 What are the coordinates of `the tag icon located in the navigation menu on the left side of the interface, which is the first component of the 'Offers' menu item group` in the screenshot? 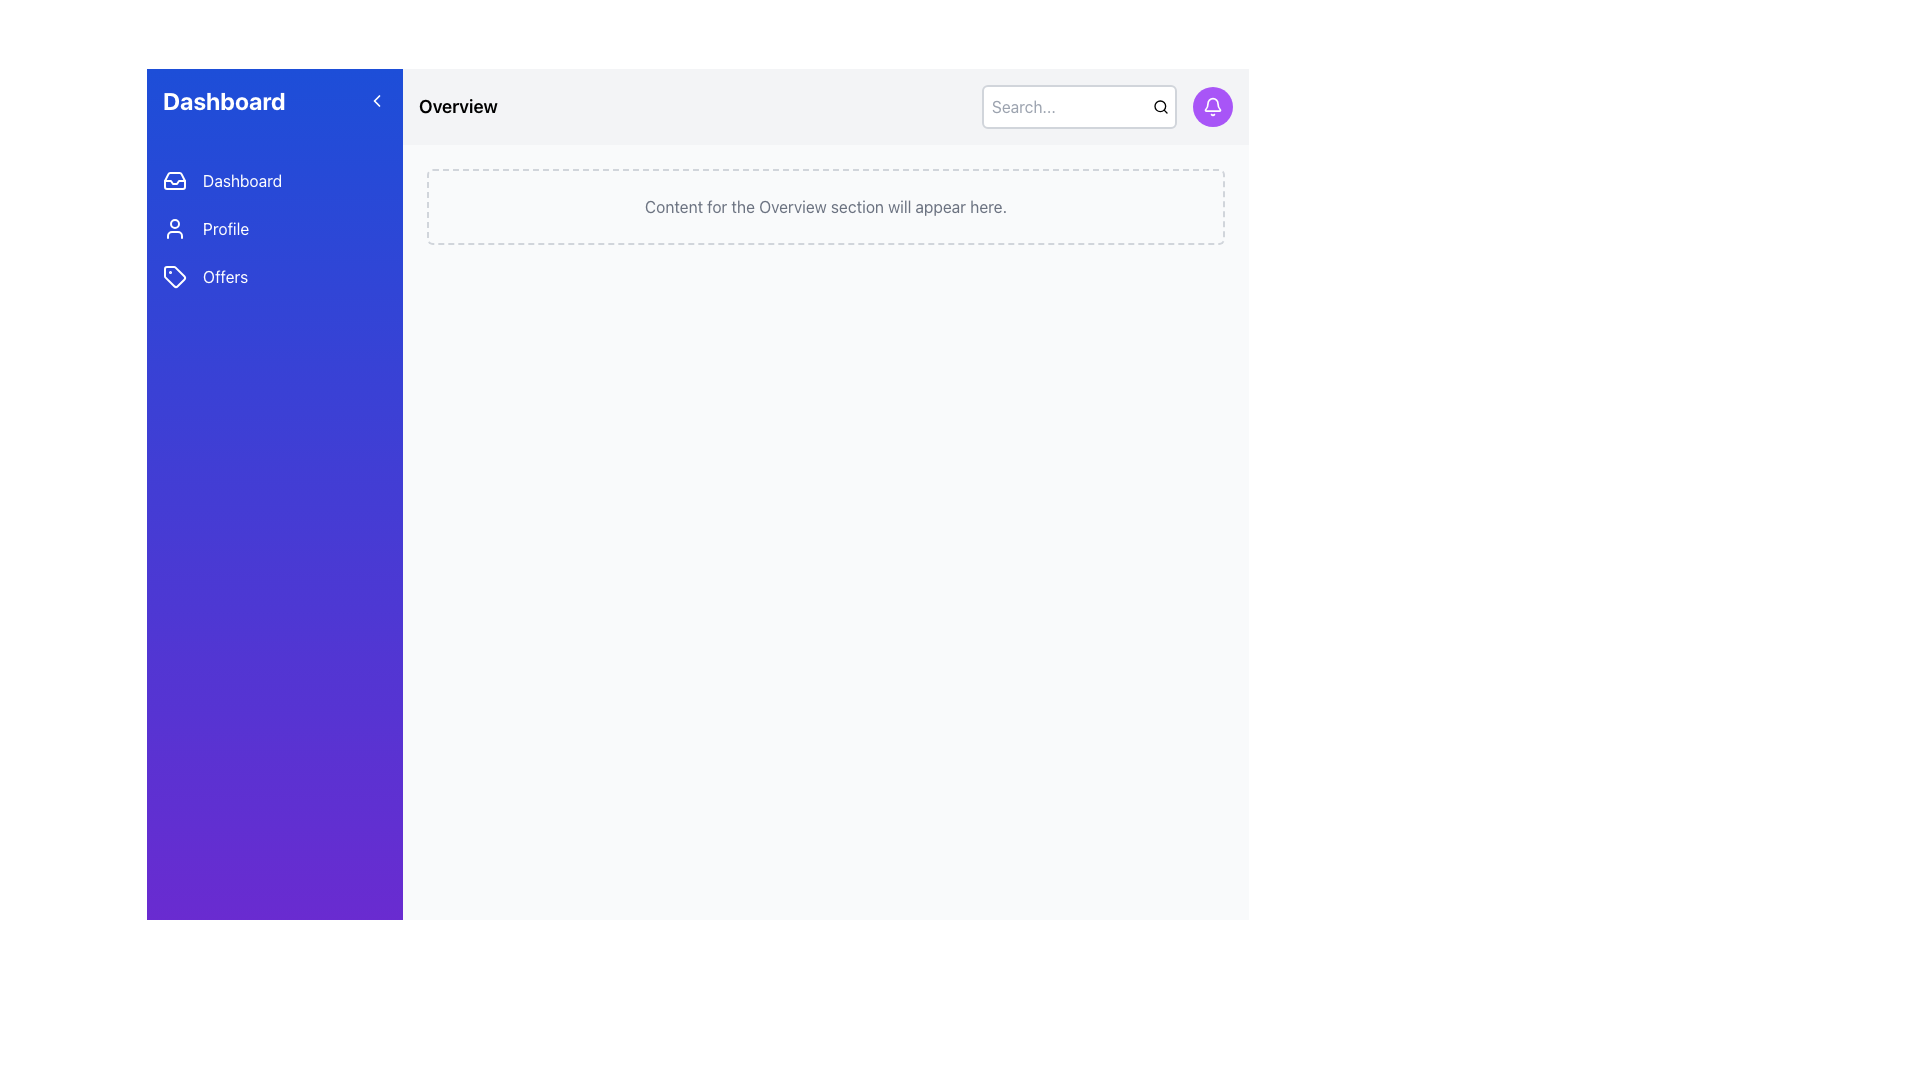 It's located at (174, 277).